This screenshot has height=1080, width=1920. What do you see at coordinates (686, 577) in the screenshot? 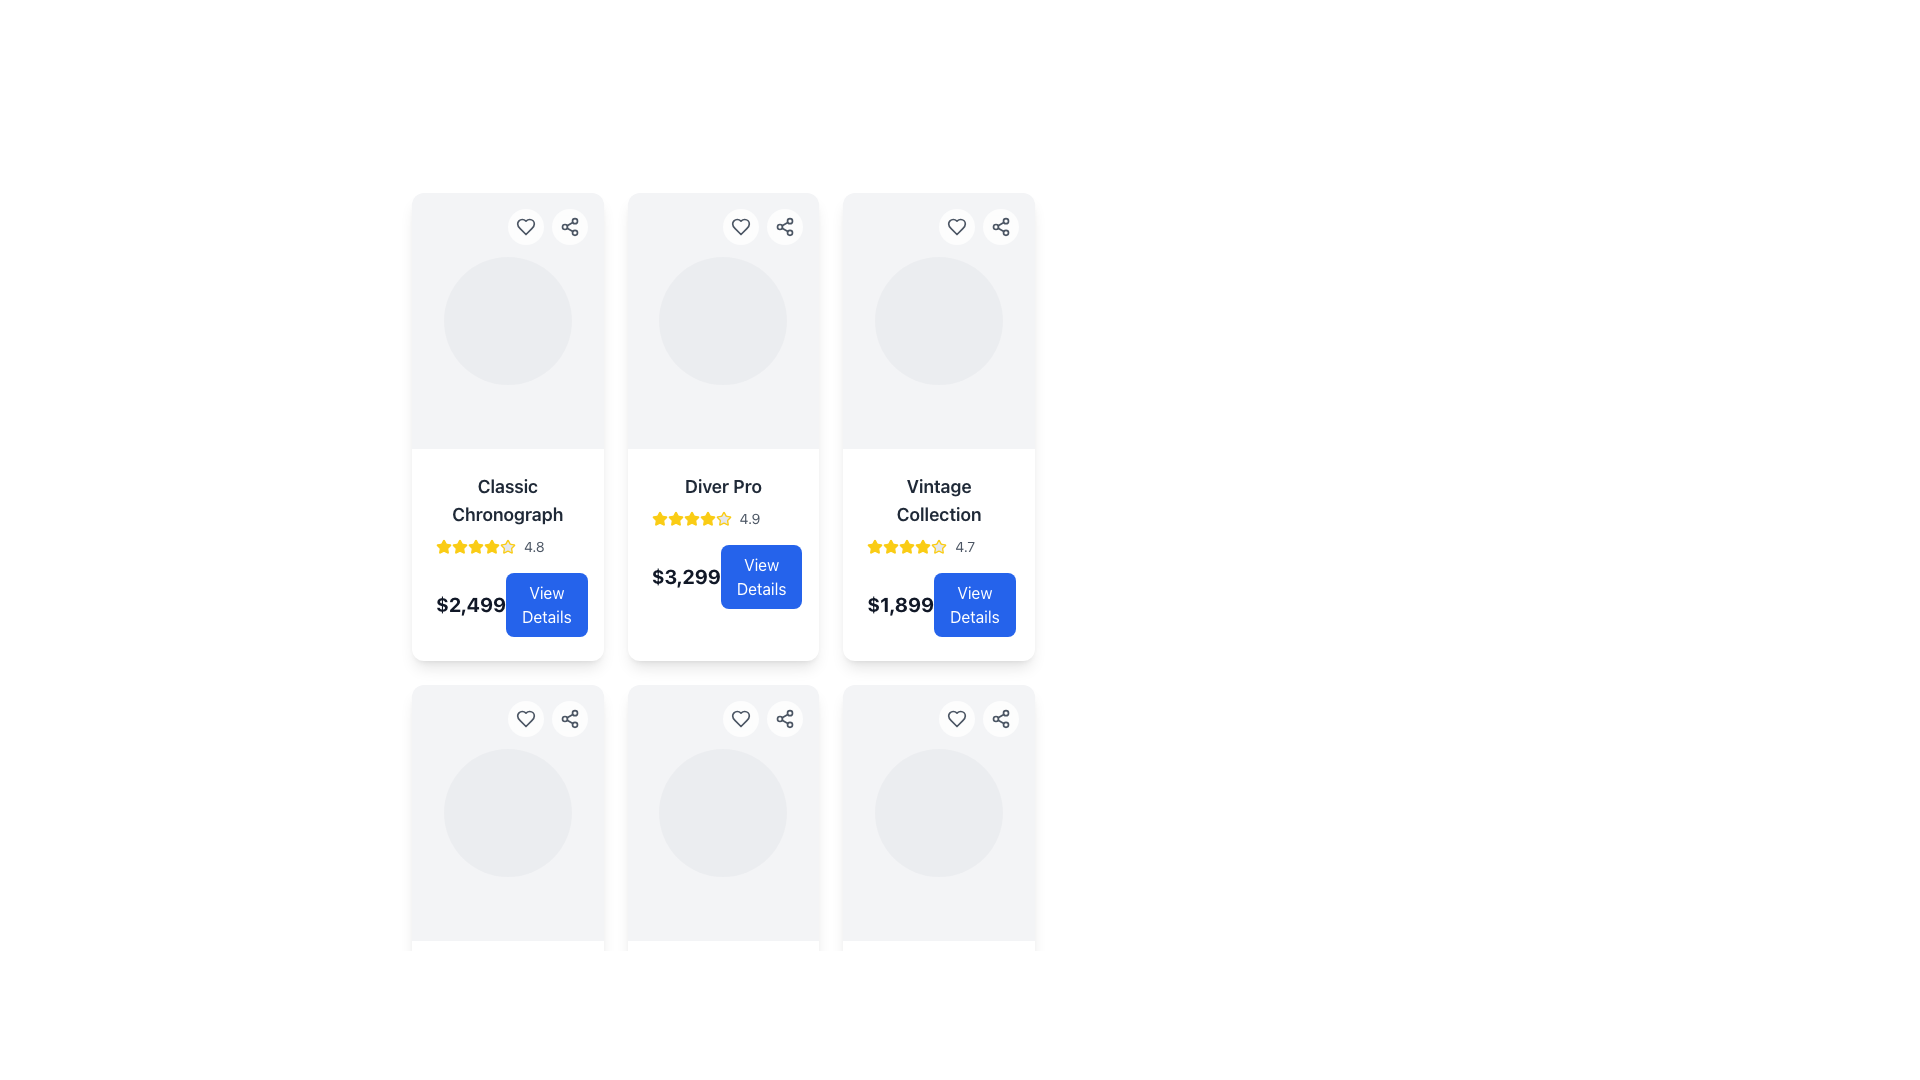
I see `price displayed in the middle card of the product grid, located to the left of the blue 'View Details' button` at bounding box center [686, 577].